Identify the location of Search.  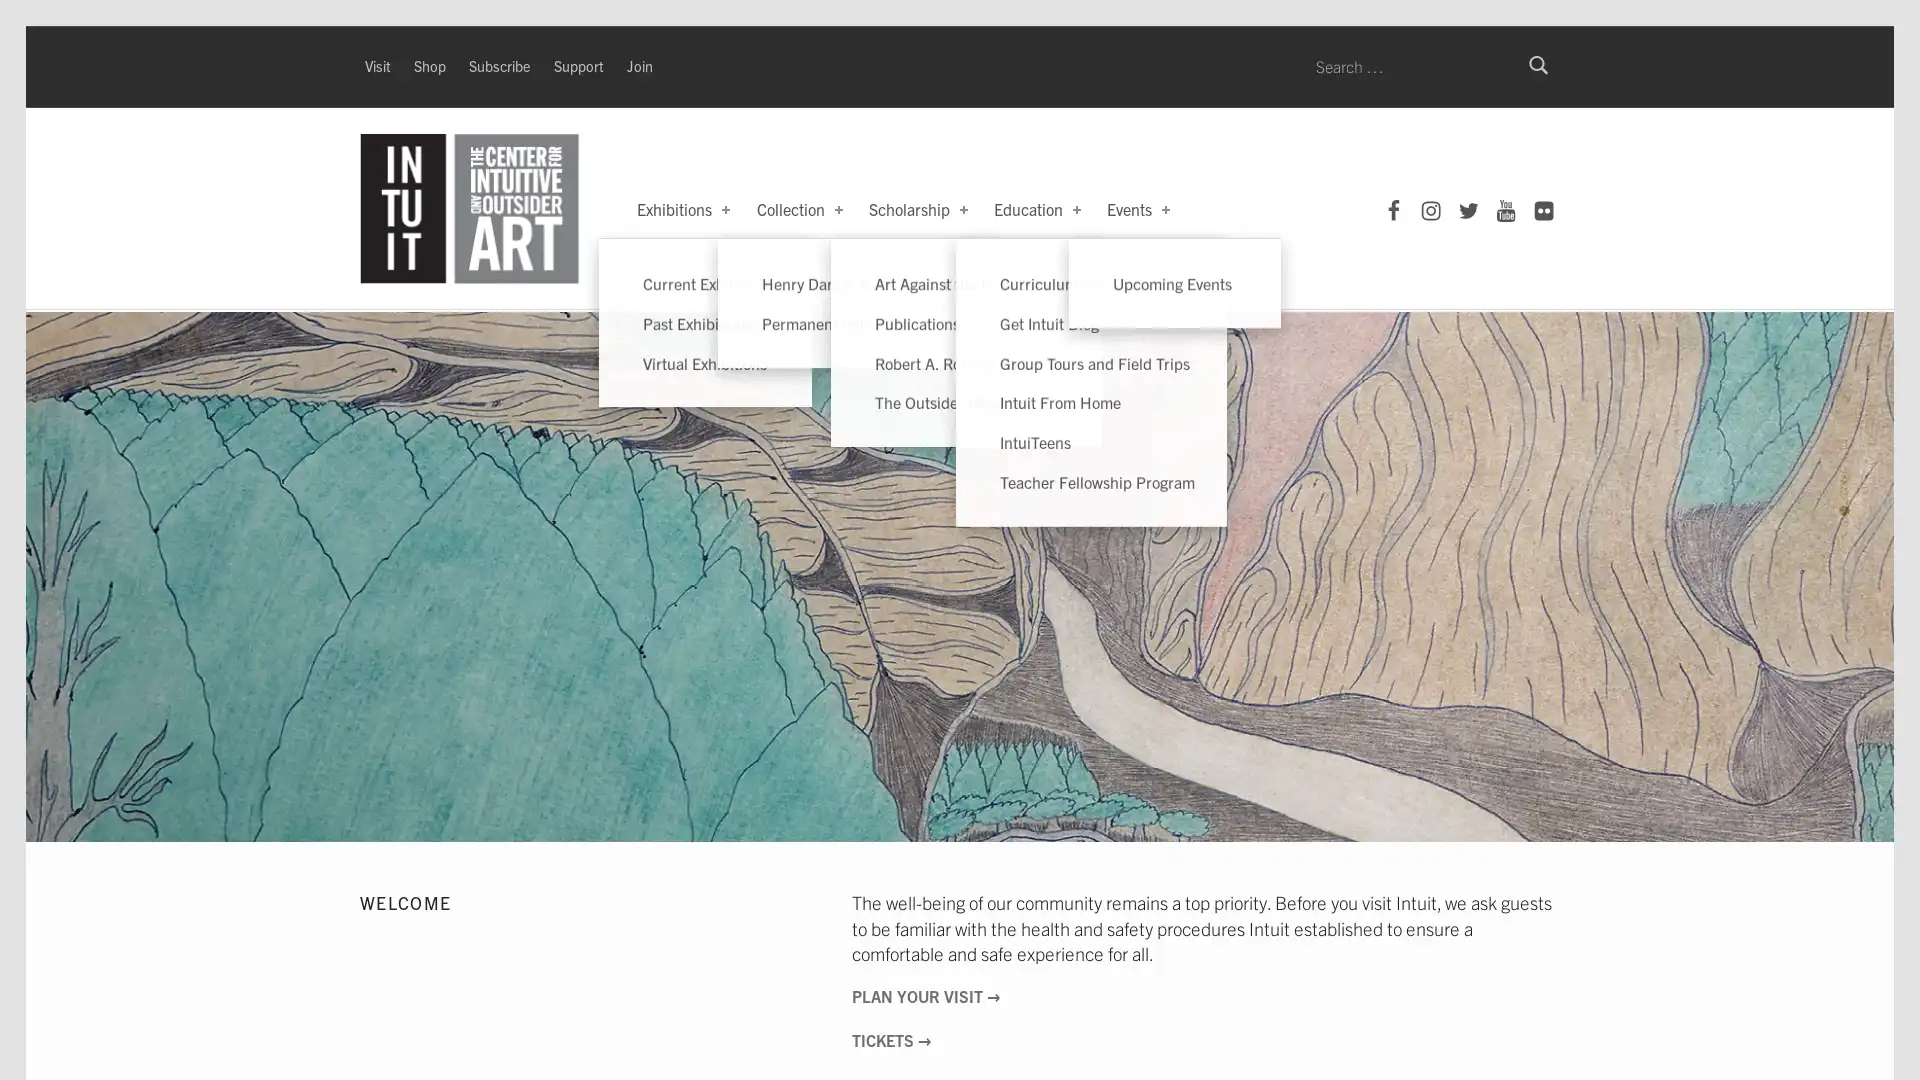
(1536, 53).